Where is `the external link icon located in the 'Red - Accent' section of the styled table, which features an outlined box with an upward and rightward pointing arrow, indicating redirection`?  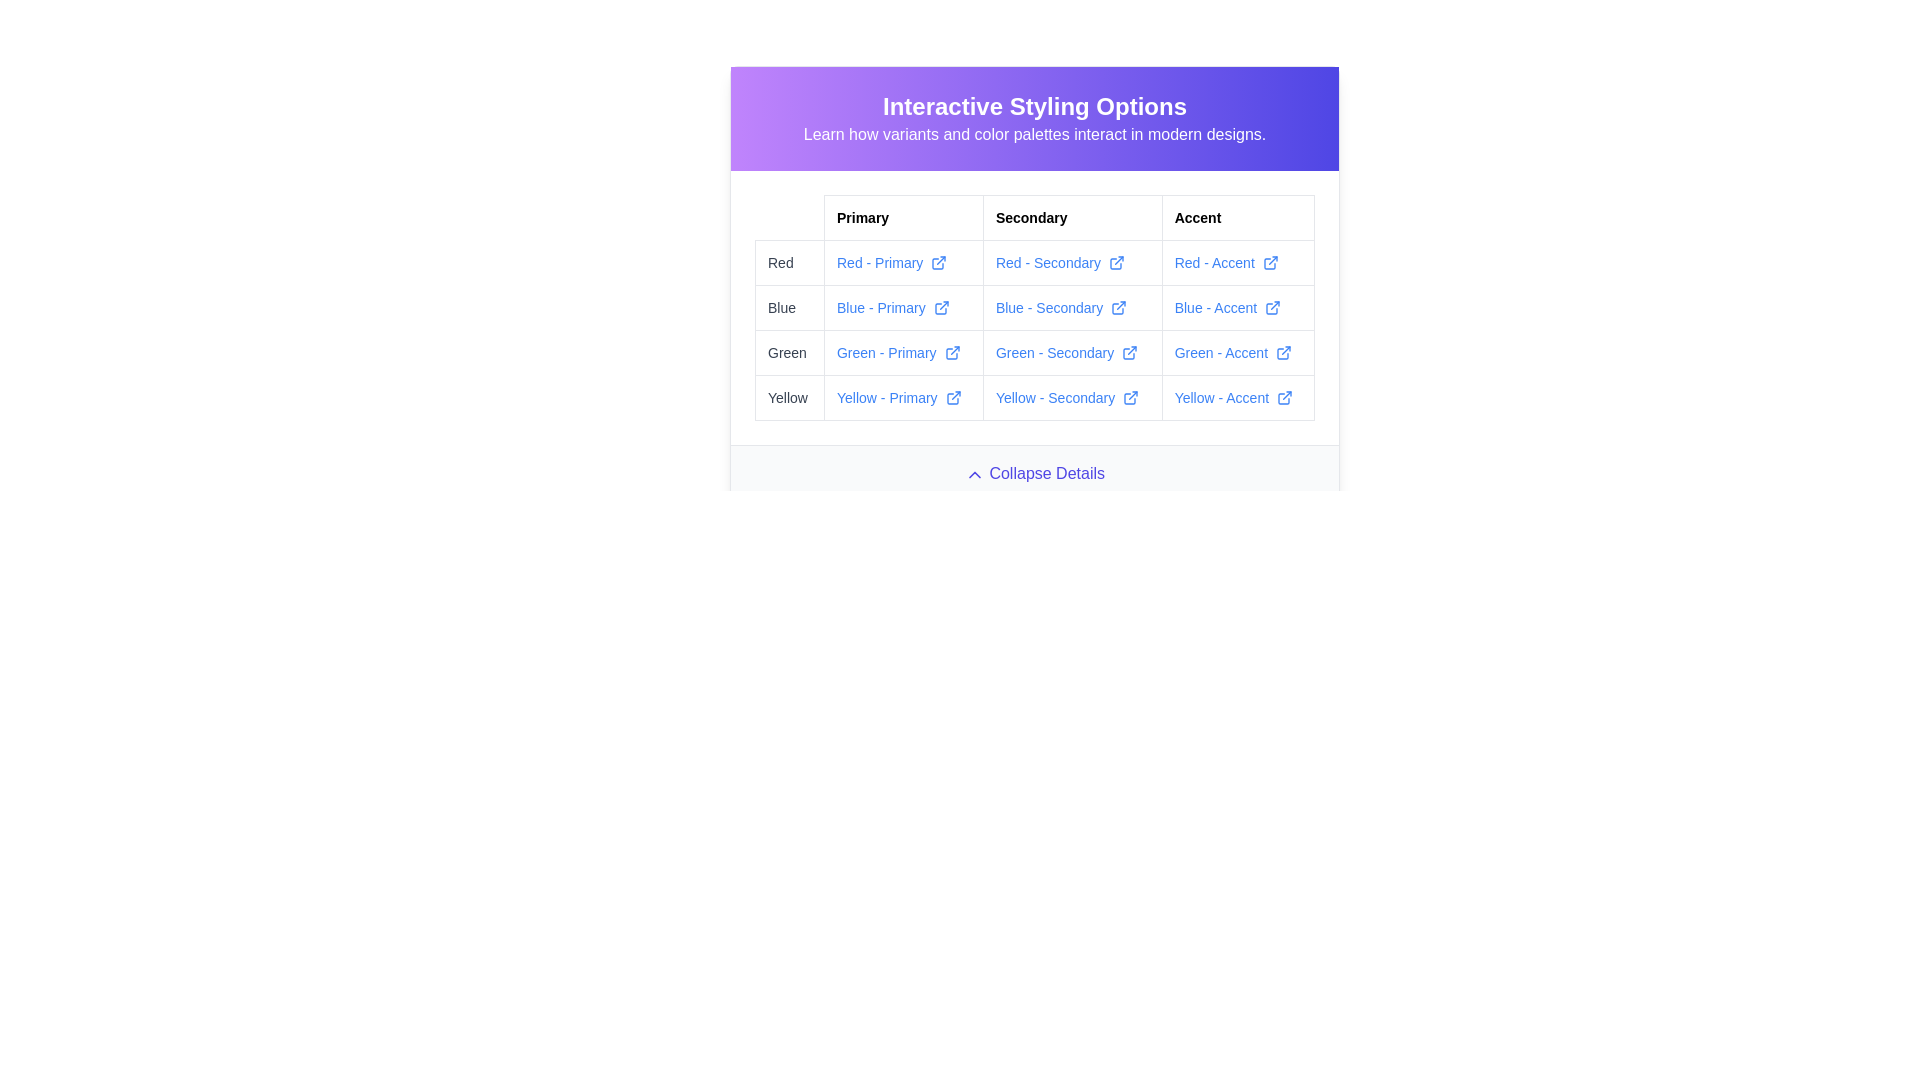 the external link icon located in the 'Red - Accent' section of the styled table, which features an outlined box with an upward and rightward pointing arrow, indicating redirection is located at coordinates (1269, 261).